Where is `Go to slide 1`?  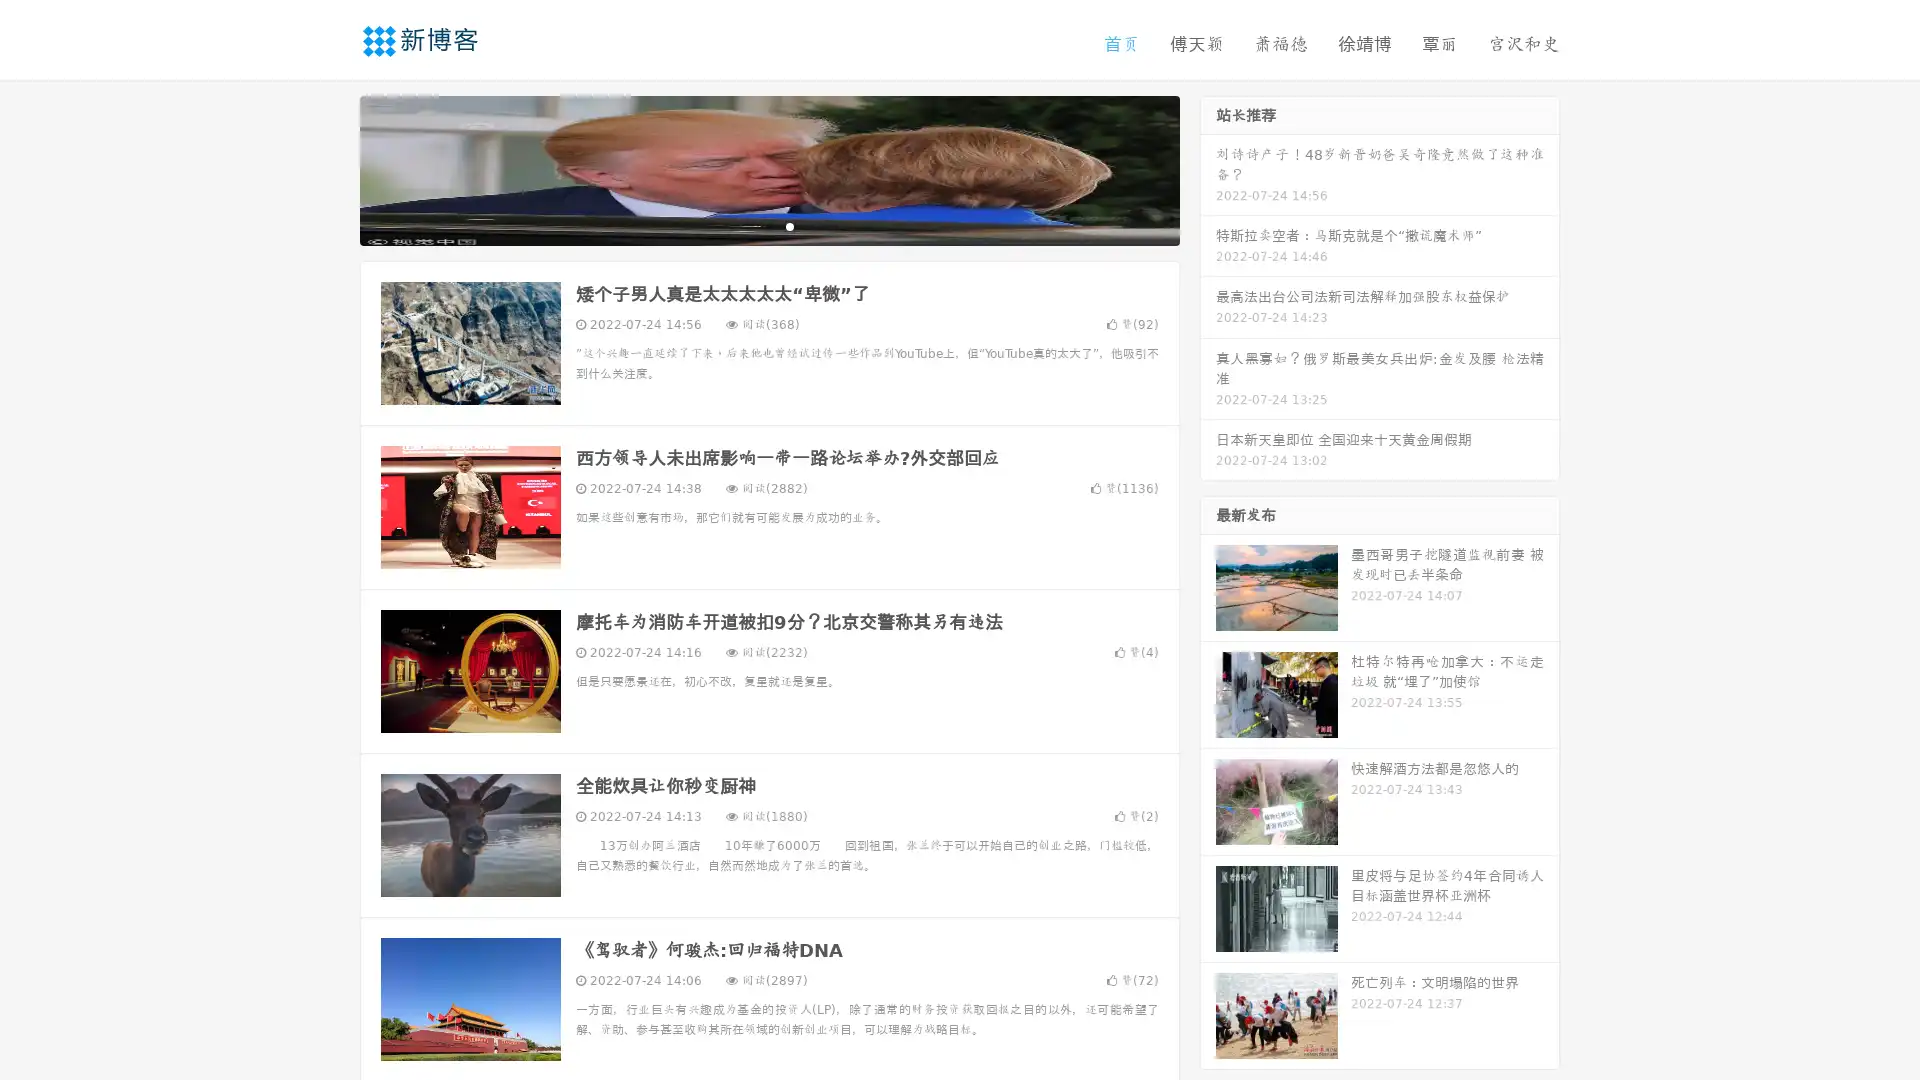
Go to slide 1 is located at coordinates (748, 225).